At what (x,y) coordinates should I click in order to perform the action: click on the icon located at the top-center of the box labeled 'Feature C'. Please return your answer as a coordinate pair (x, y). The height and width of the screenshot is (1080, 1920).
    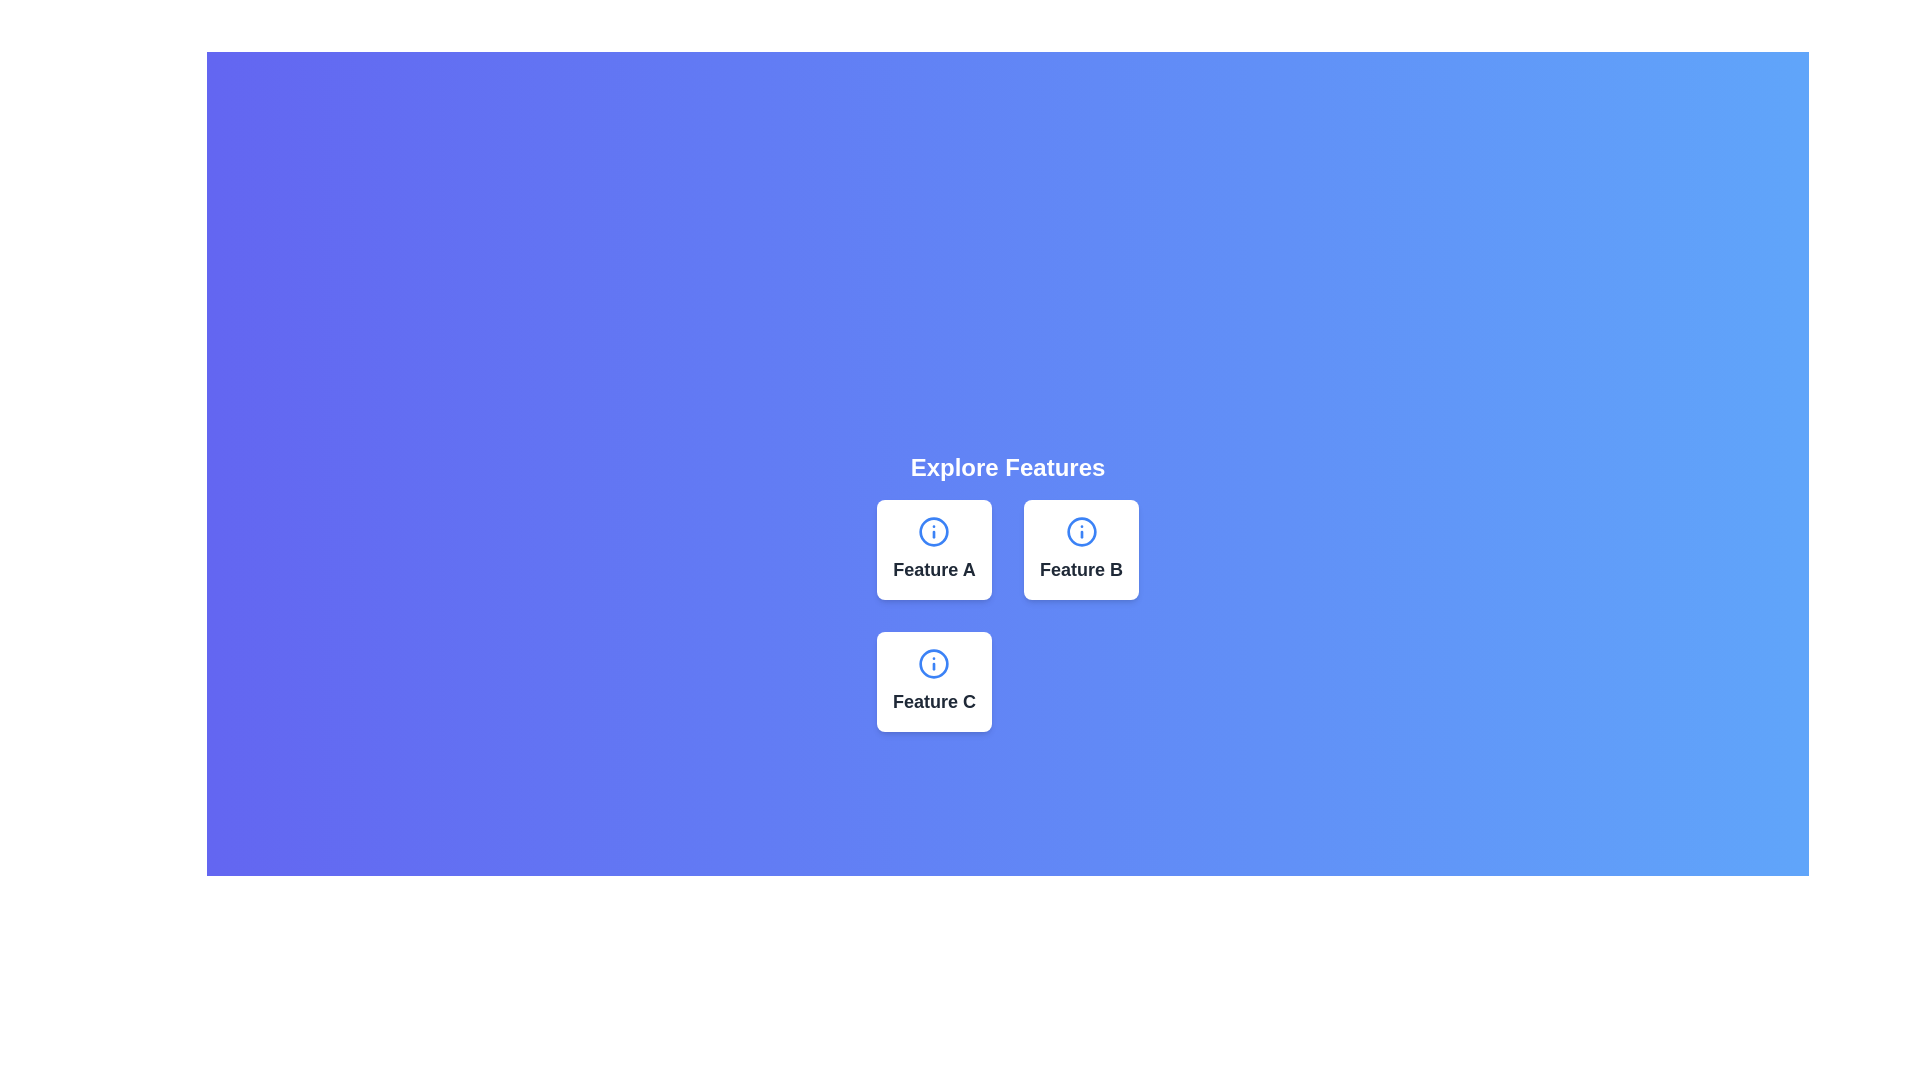
    Looking at the image, I should click on (933, 663).